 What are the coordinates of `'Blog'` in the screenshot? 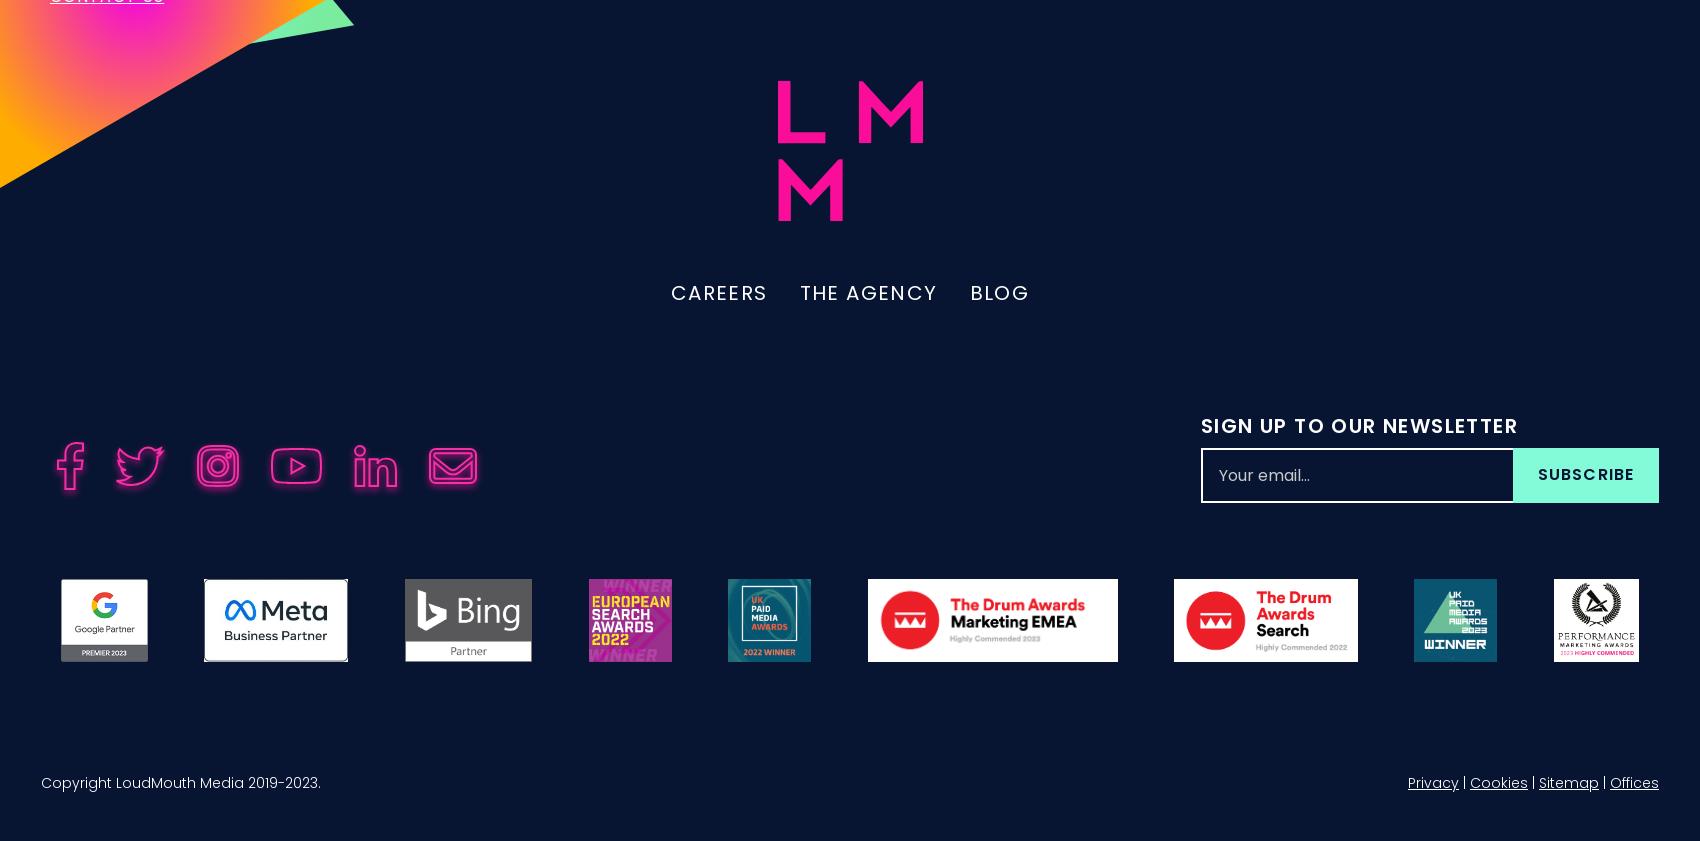 It's located at (997, 314).